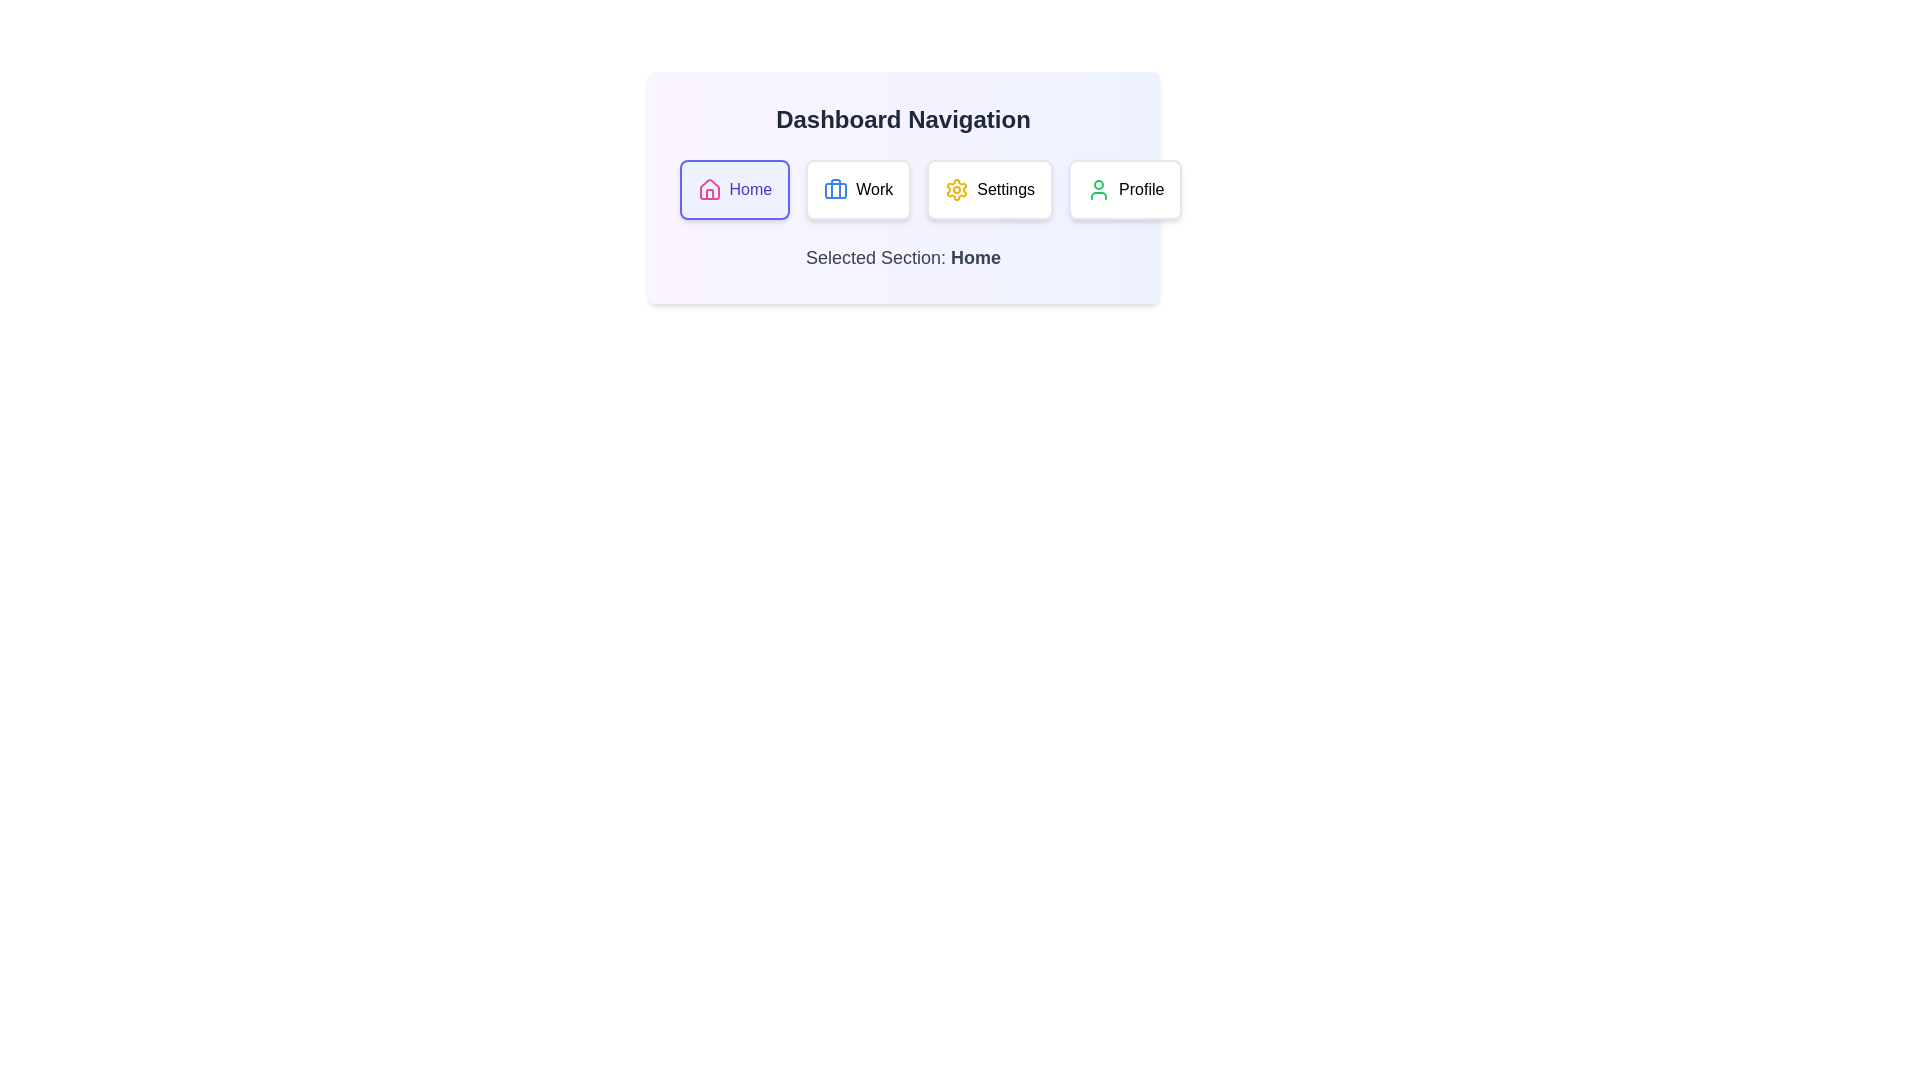 This screenshot has width=1920, height=1080. Describe the element at coordinates (1125, 189) in the screenshot. I see `the 'Profile' navigation button, which is the fourth item in the horizontal navigation bar located to the right of the 'Settings' button, to trigger any hover effects` at that location.